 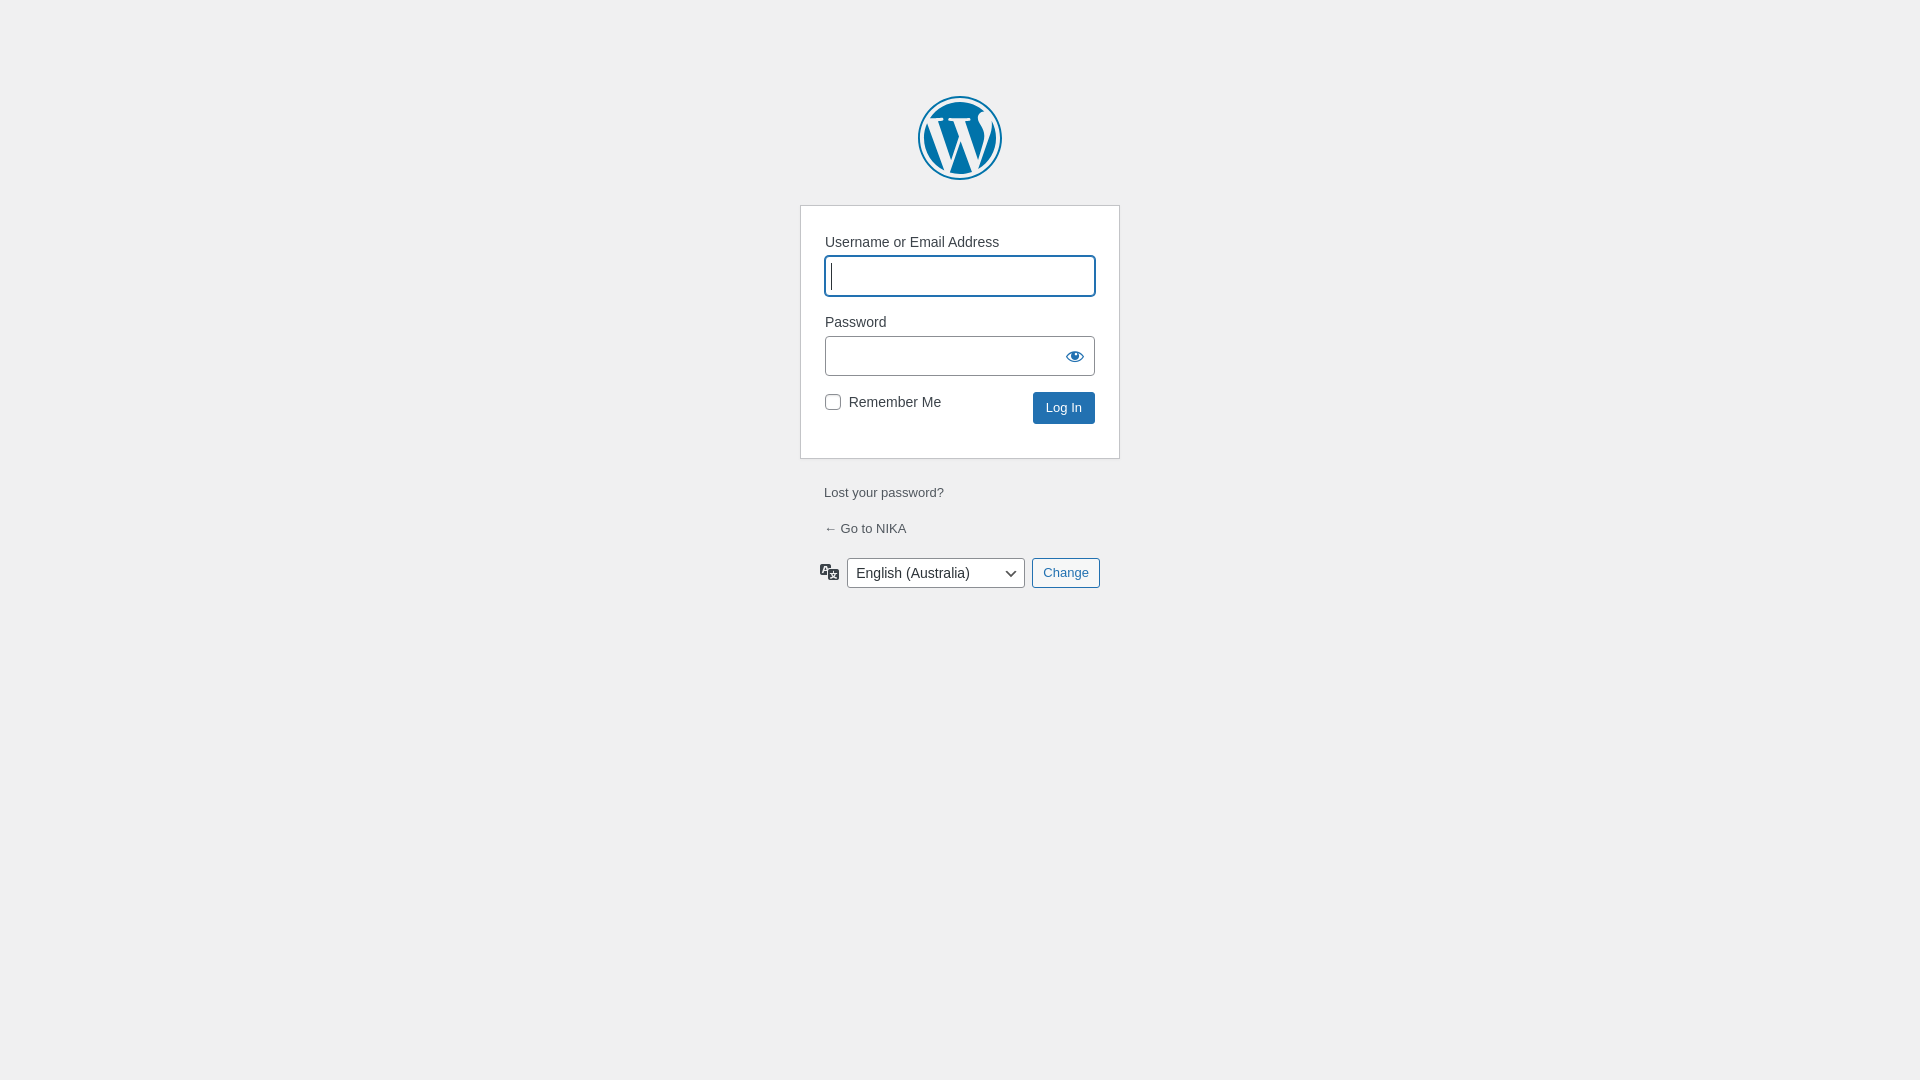 I want to click on 'Powered by WordPress', so click(x=960, y=137).